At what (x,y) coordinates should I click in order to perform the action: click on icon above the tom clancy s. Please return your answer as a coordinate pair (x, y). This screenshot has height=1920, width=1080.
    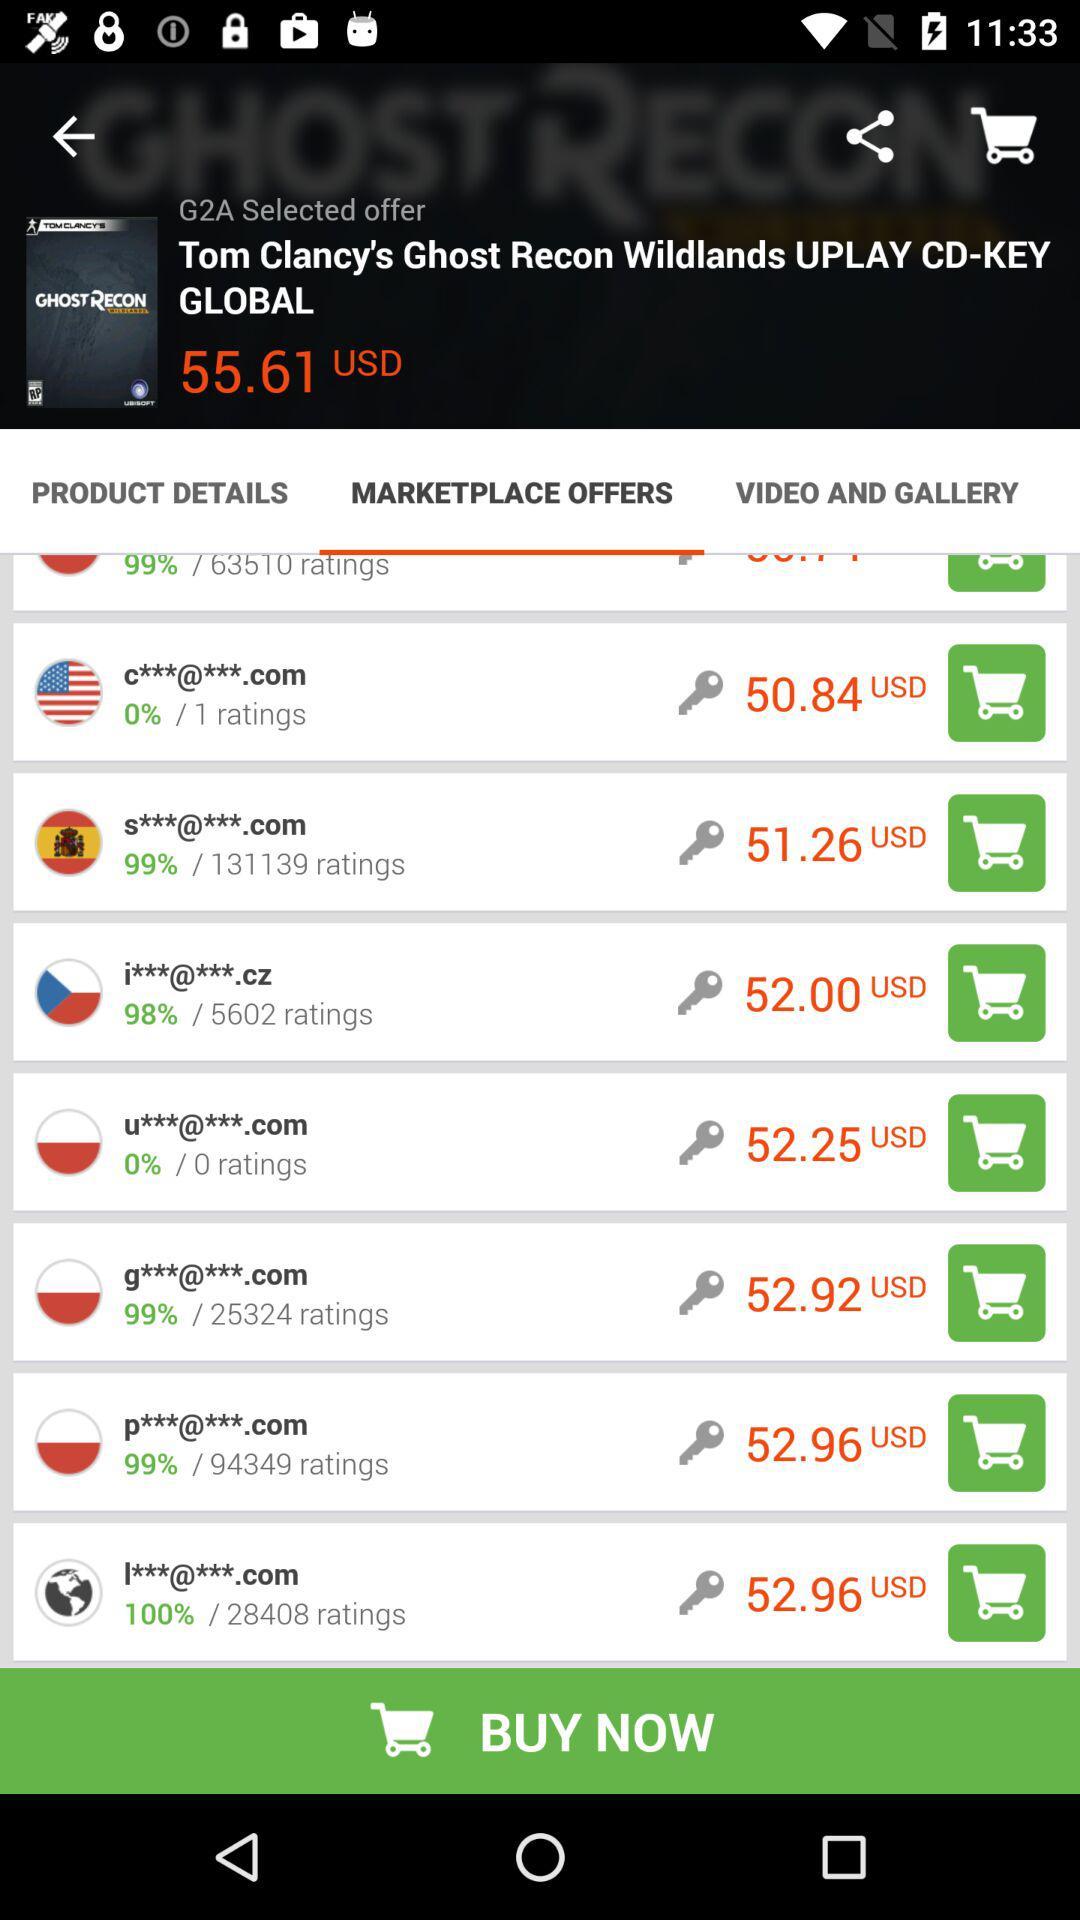
    Looking at the image, I should click on (869, 135).